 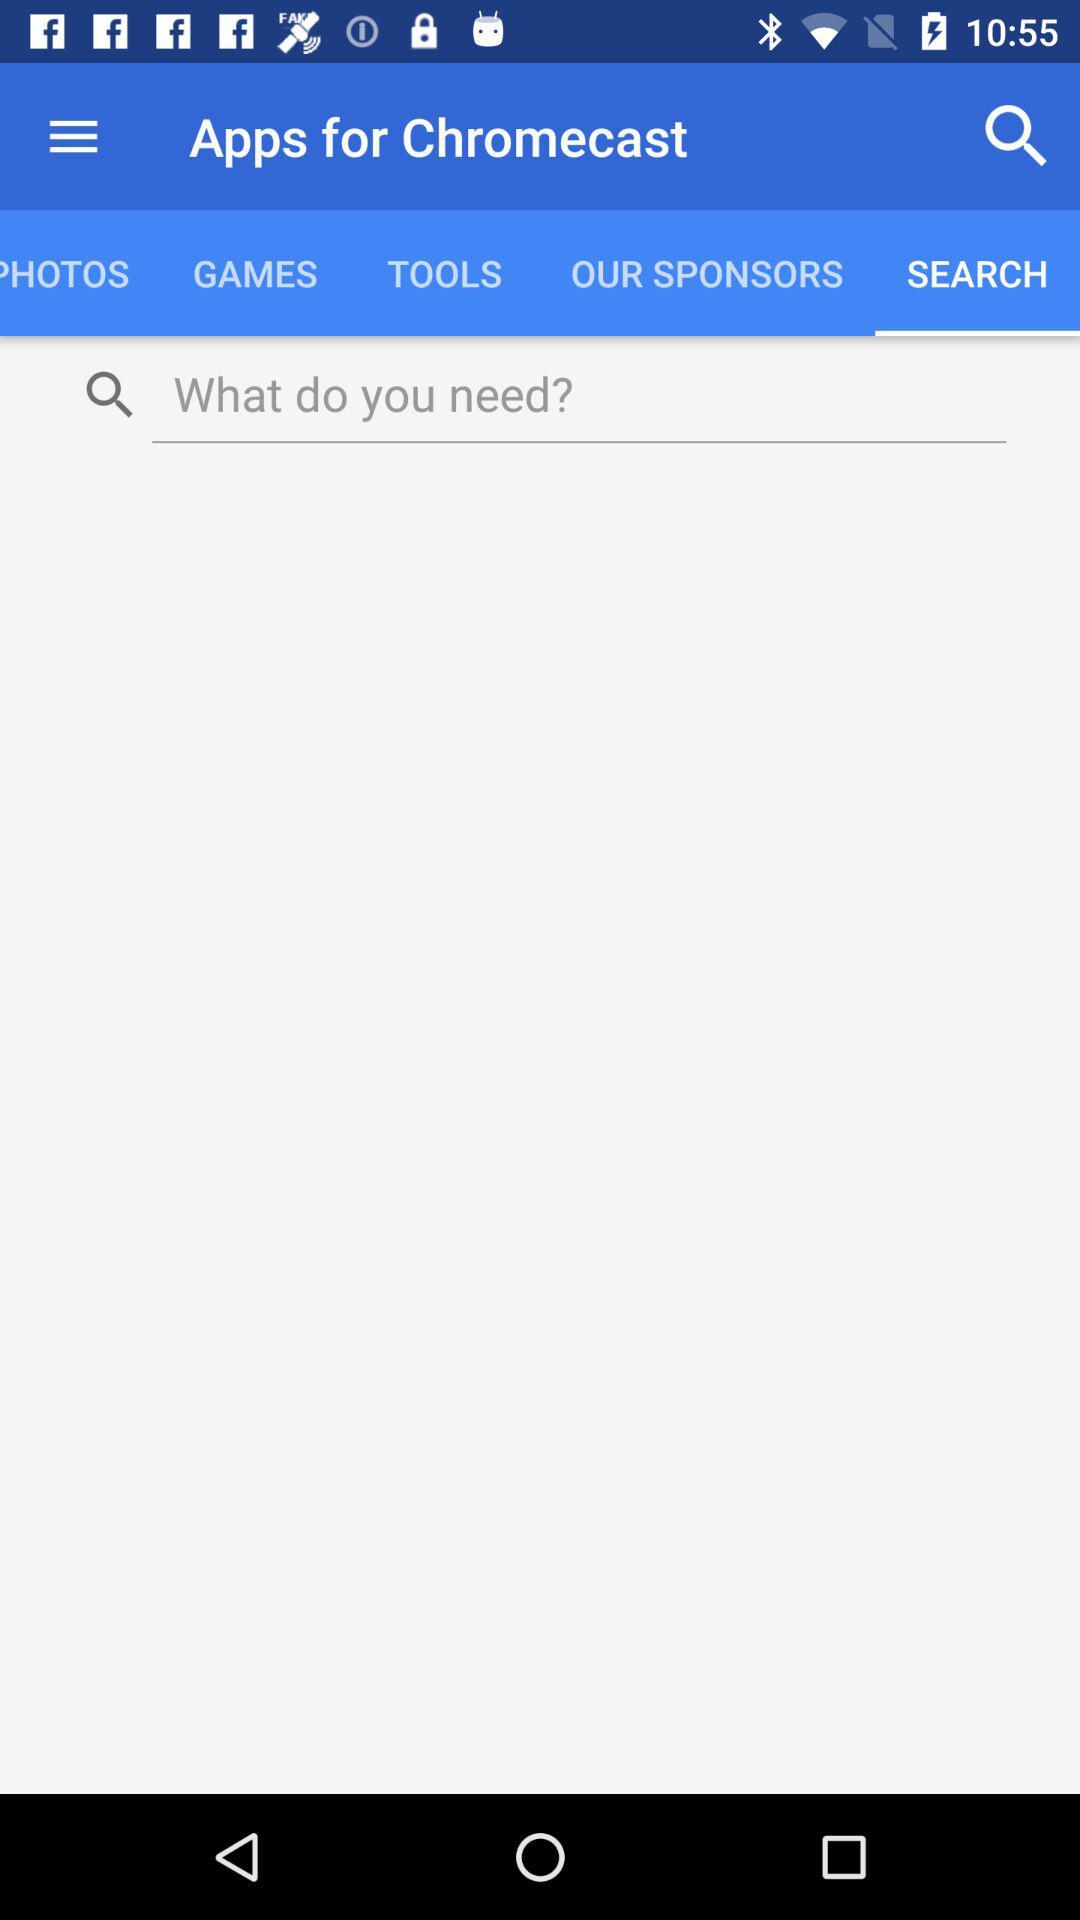 I want to click on the icon next to the apps for chromecast, so click(x=72, y=135).